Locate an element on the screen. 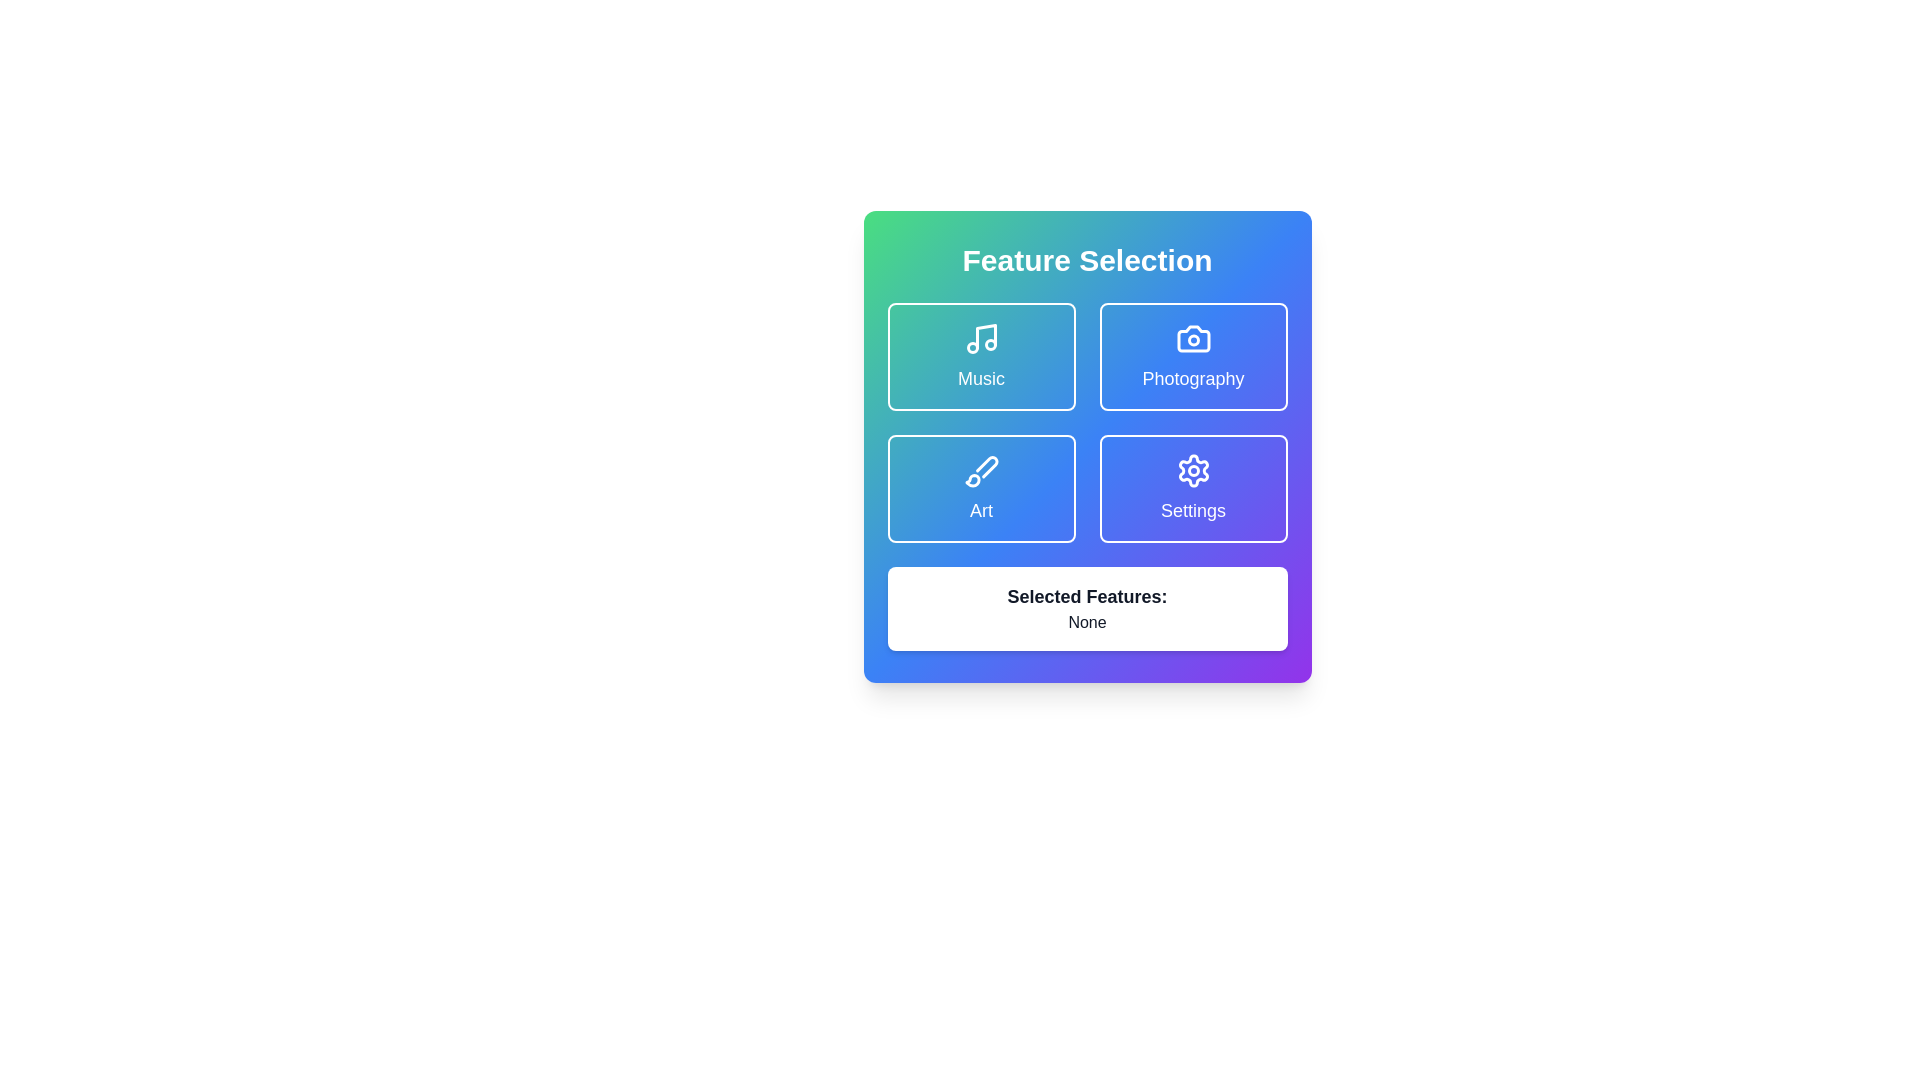 The image size is (1920, 1080). the camera icon, which is a thin outline style in white on a blue background, located in the top right quadrant of the 'Photography' panel is located at coordinates (1193, 338).